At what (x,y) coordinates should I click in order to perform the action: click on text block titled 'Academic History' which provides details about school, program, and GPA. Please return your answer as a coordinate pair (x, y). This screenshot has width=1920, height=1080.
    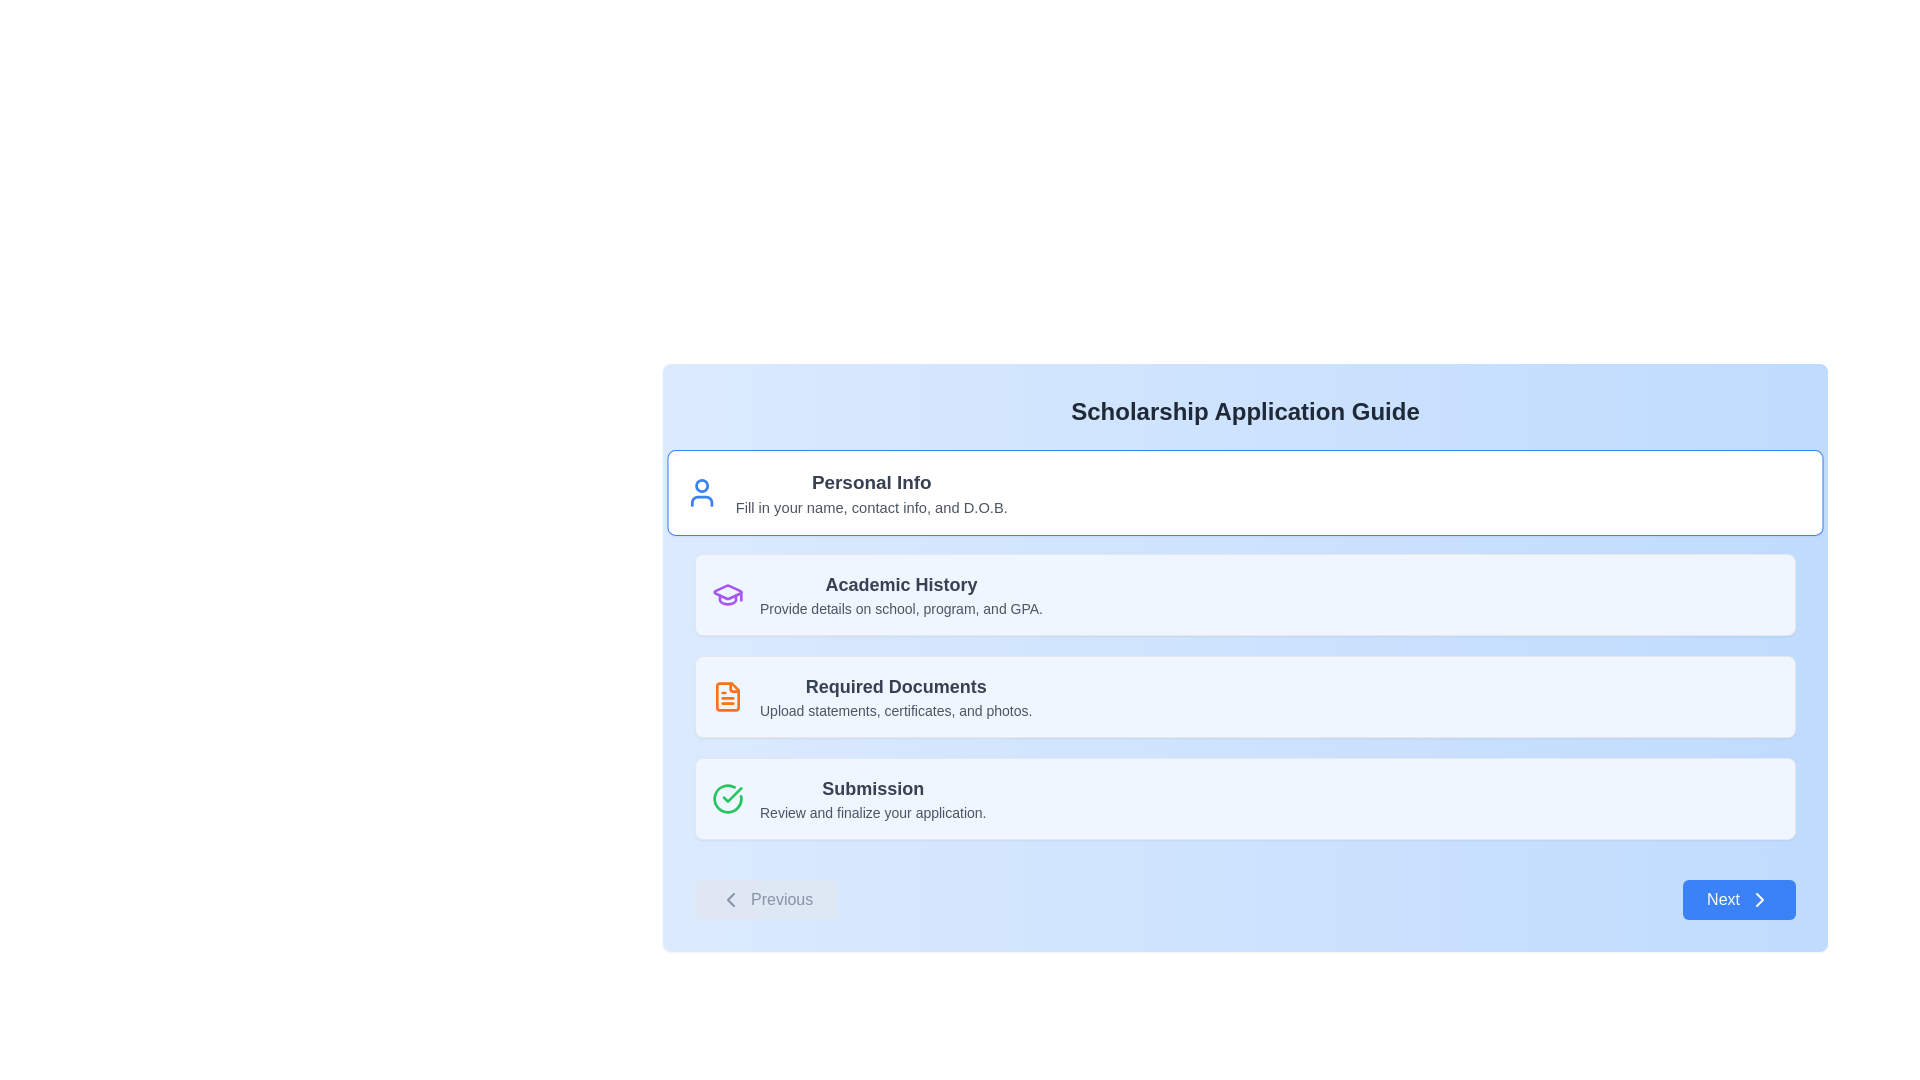
    Looking at the image, I should click on (900, 593).